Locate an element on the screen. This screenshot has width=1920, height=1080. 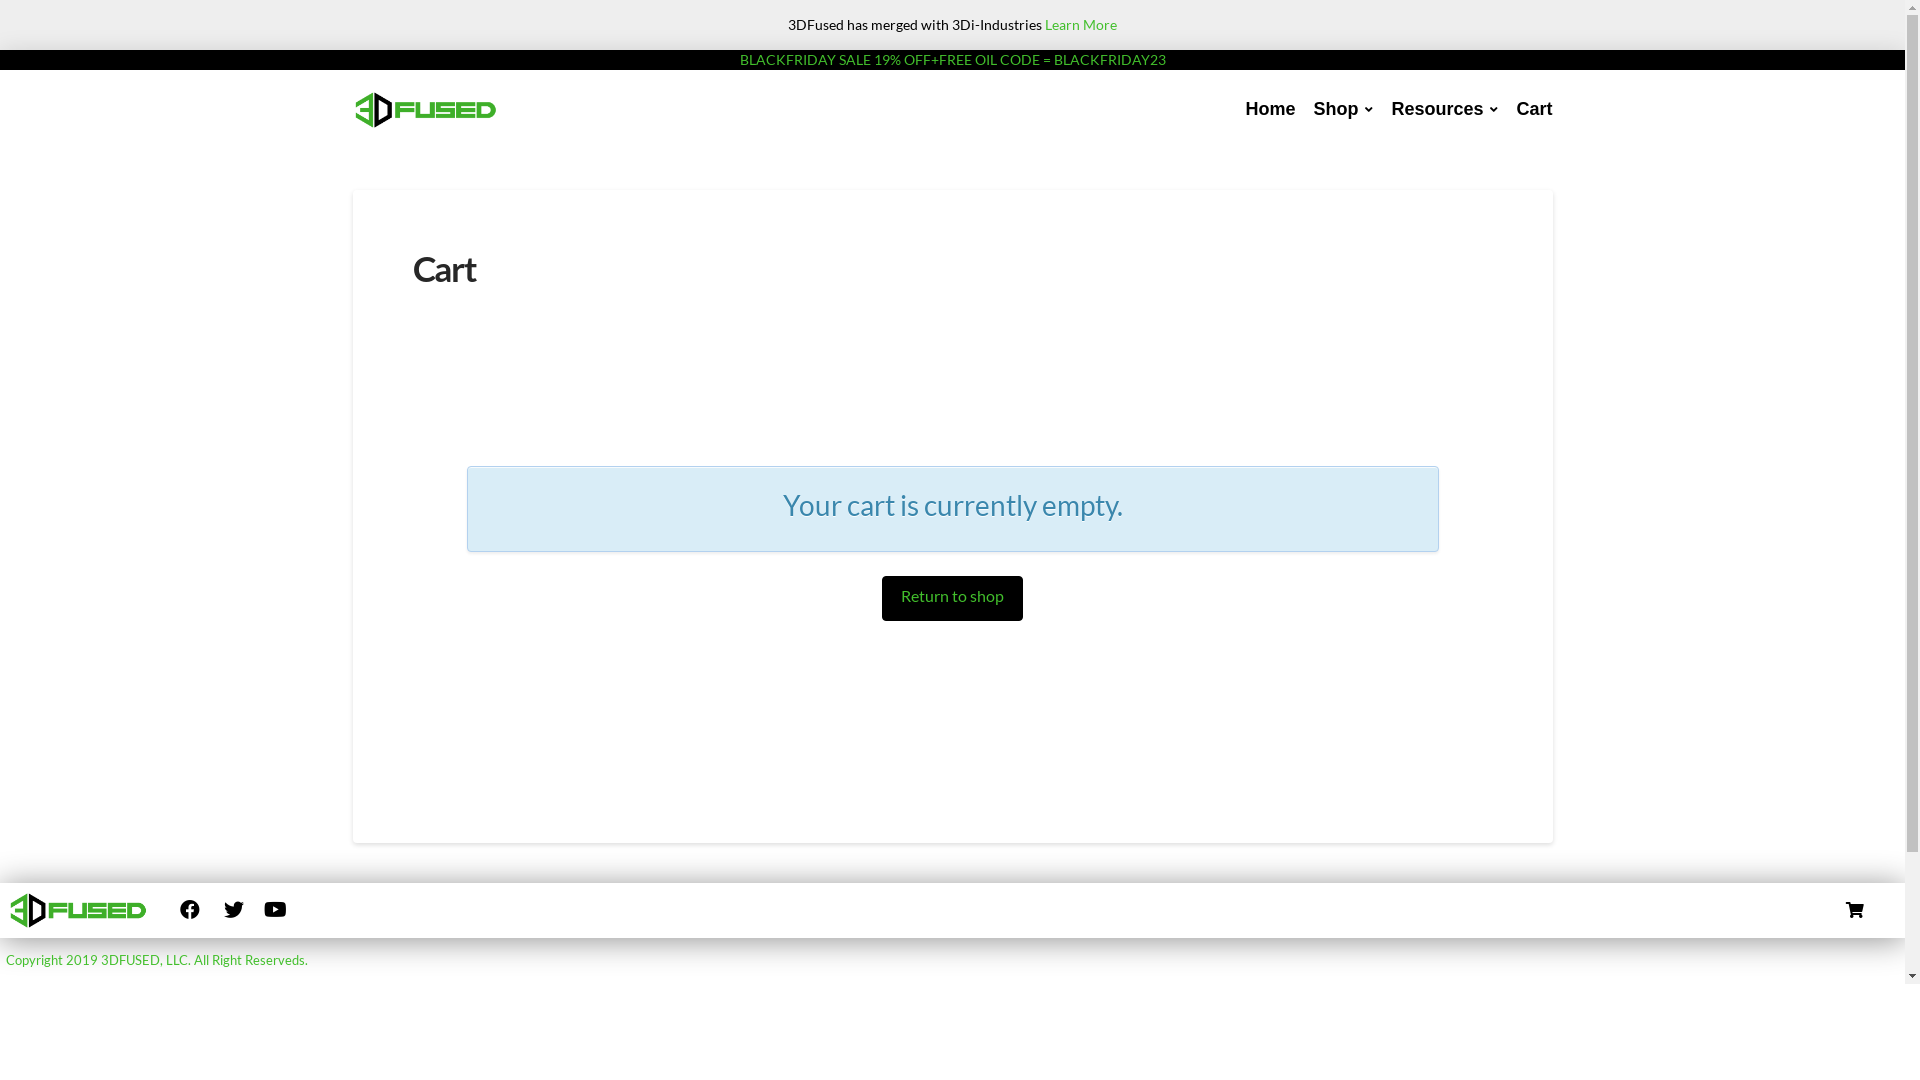
'Return to shop' is located at coordinates (881, 597).